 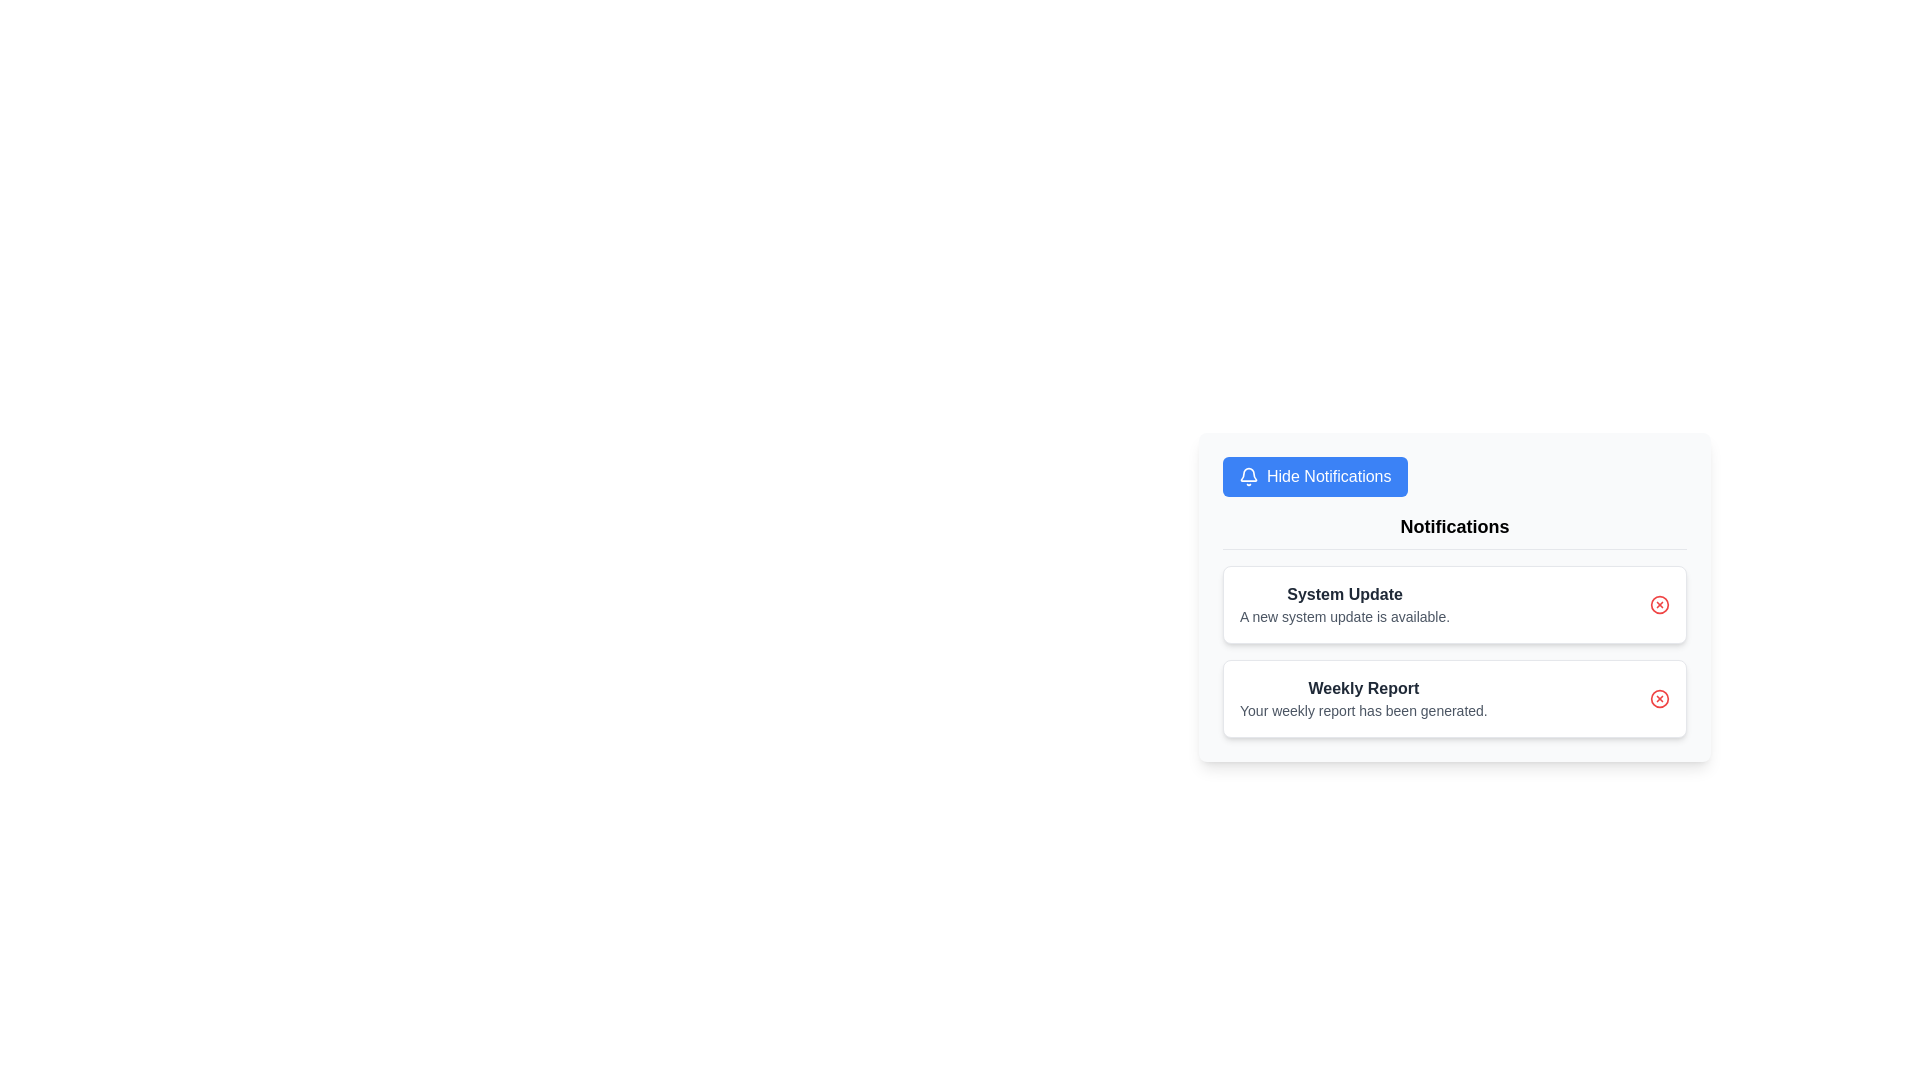 I want to click on the informational text label that indicates the successful generation of the weekly report, which is positioned below the 'Weekly Report' text in the notification card, so click(x=1362, y=709).